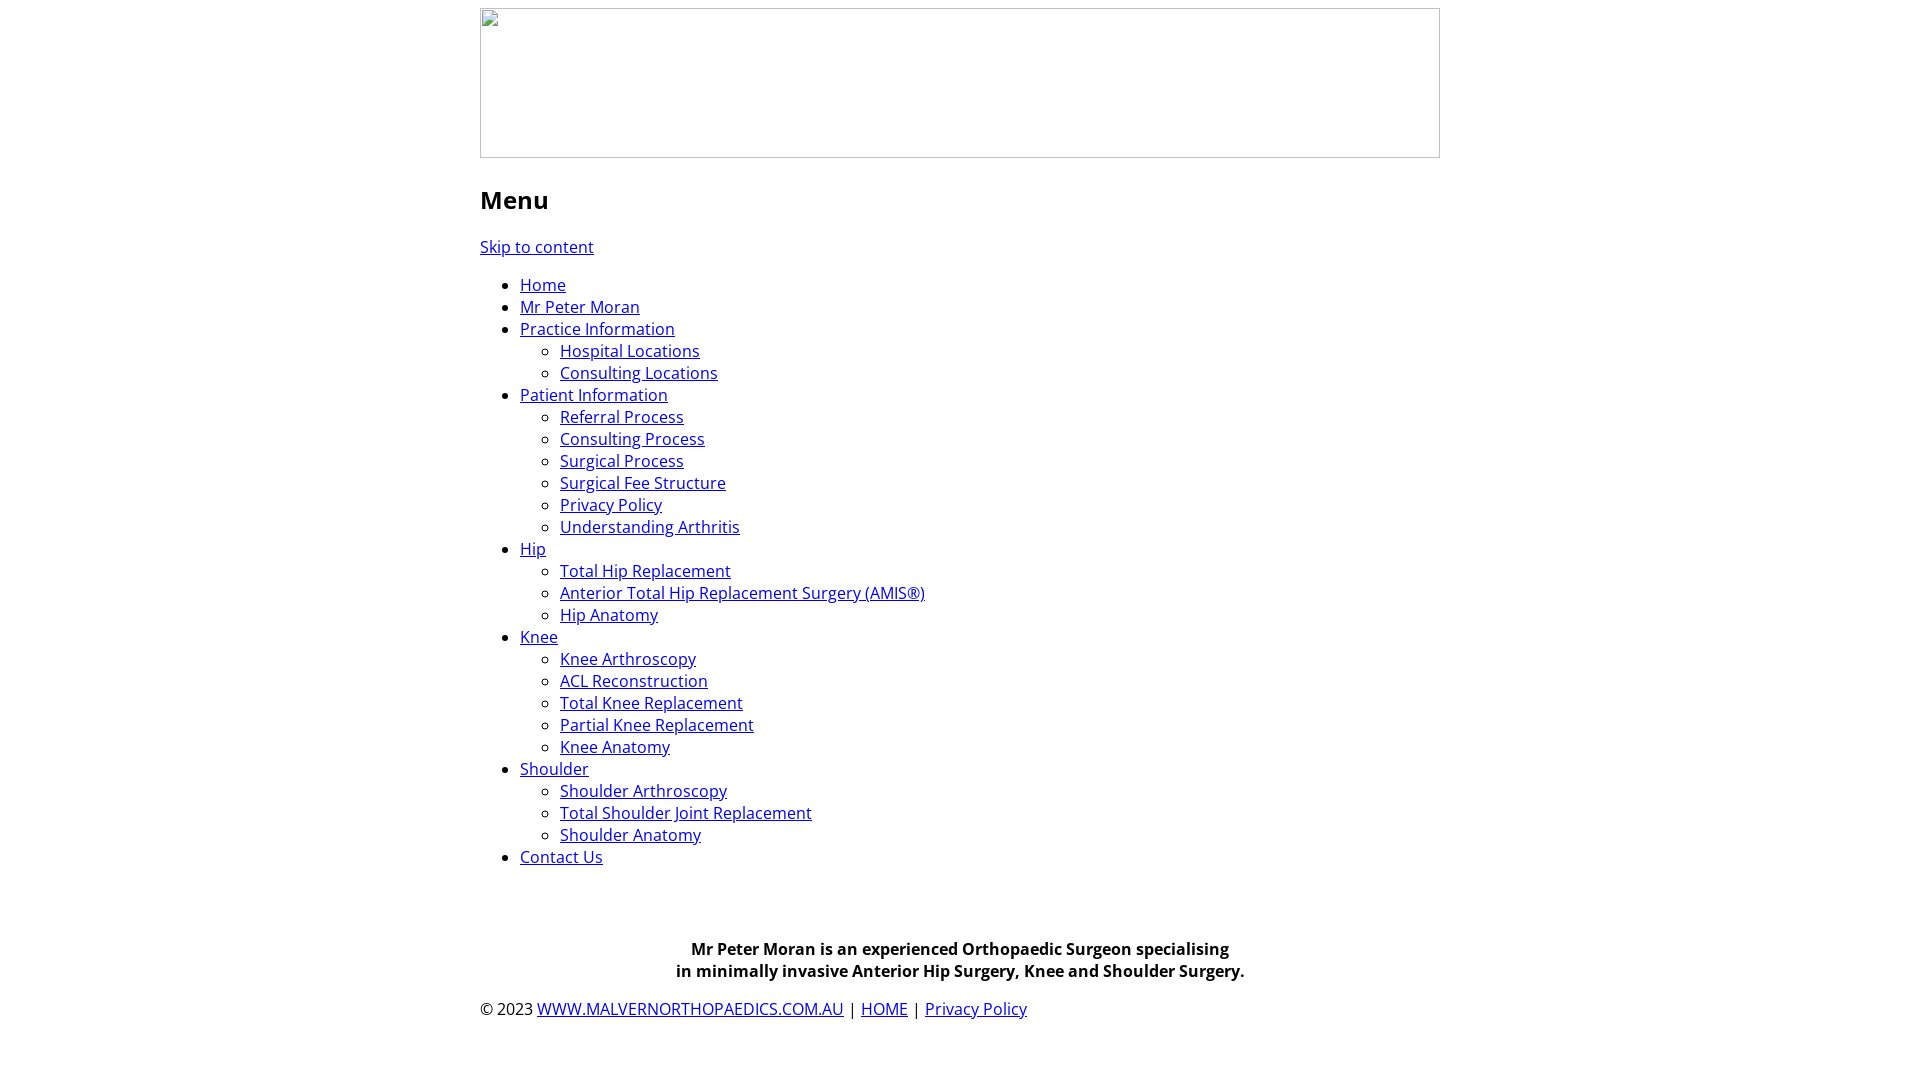  I want to click on 'Referral Process', so click(621, 415).